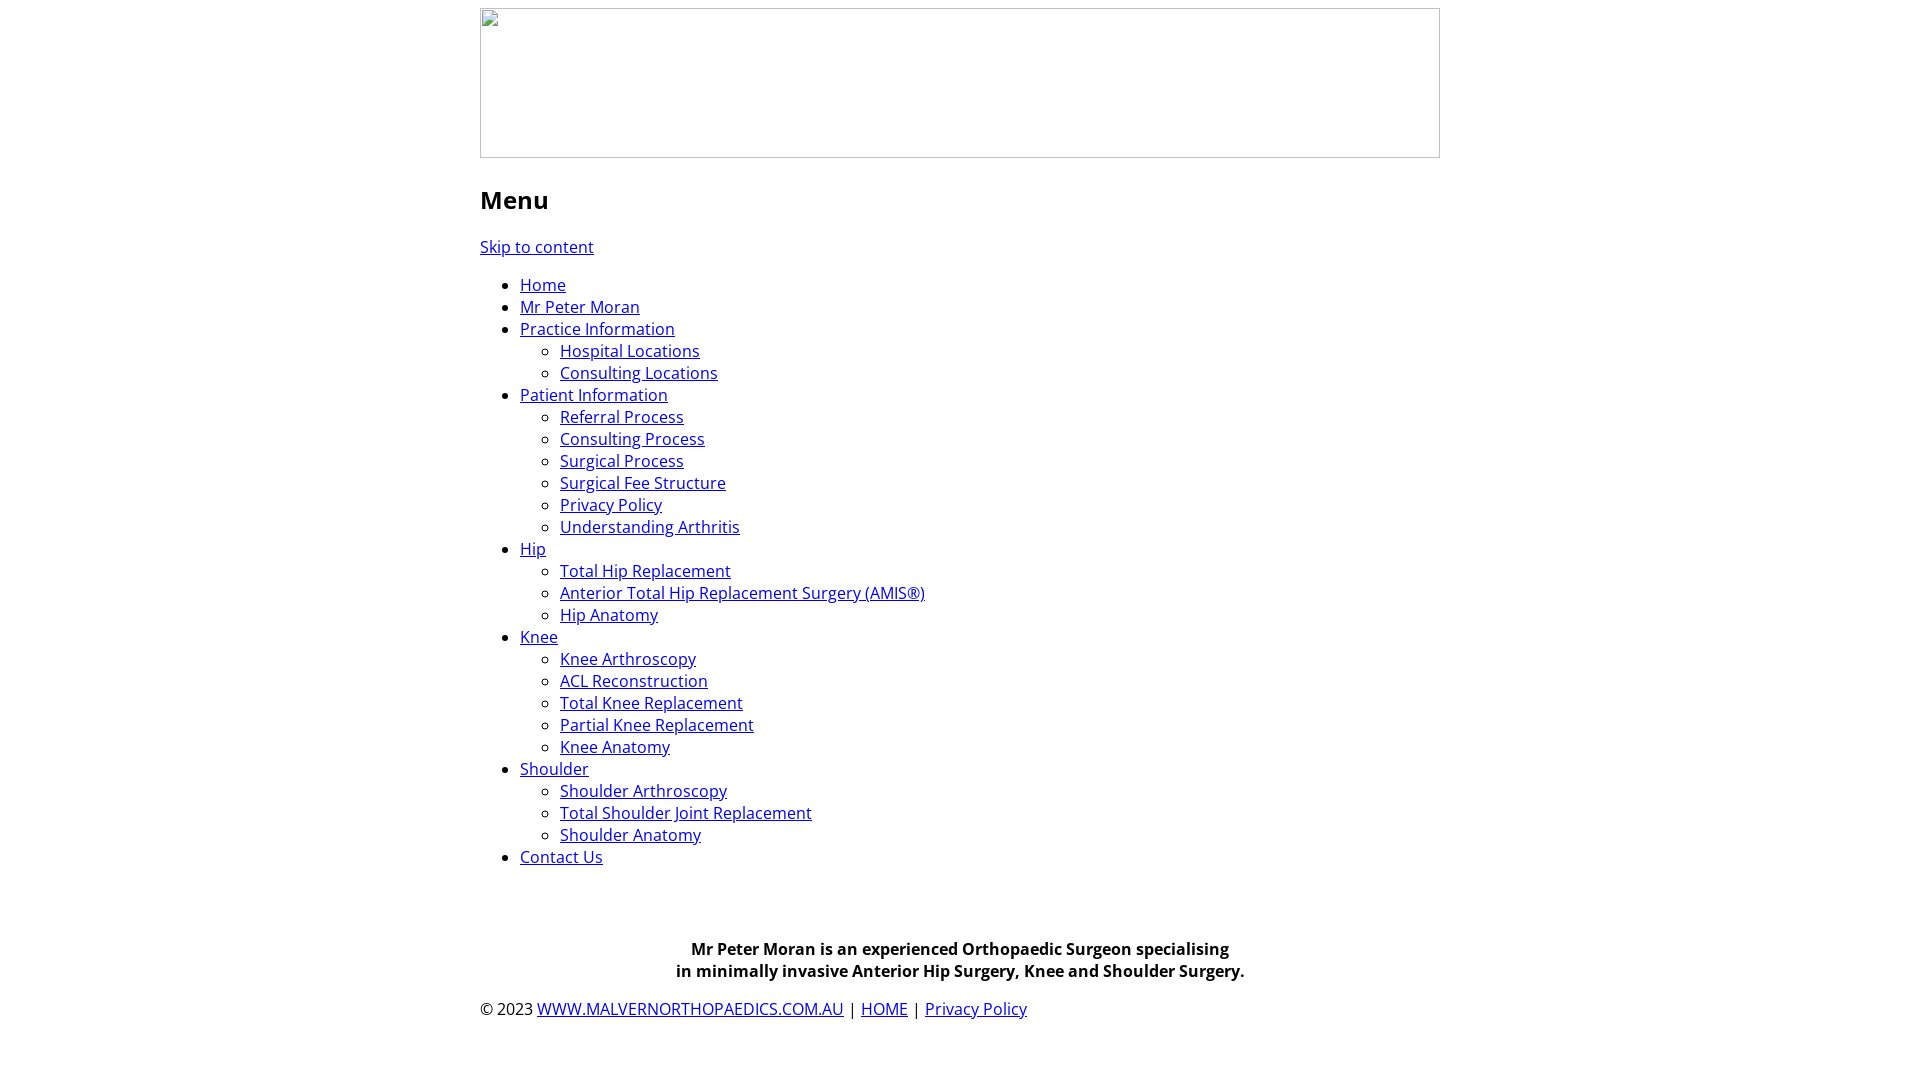  I want to click on 'Referral Process', so click(621, 415).